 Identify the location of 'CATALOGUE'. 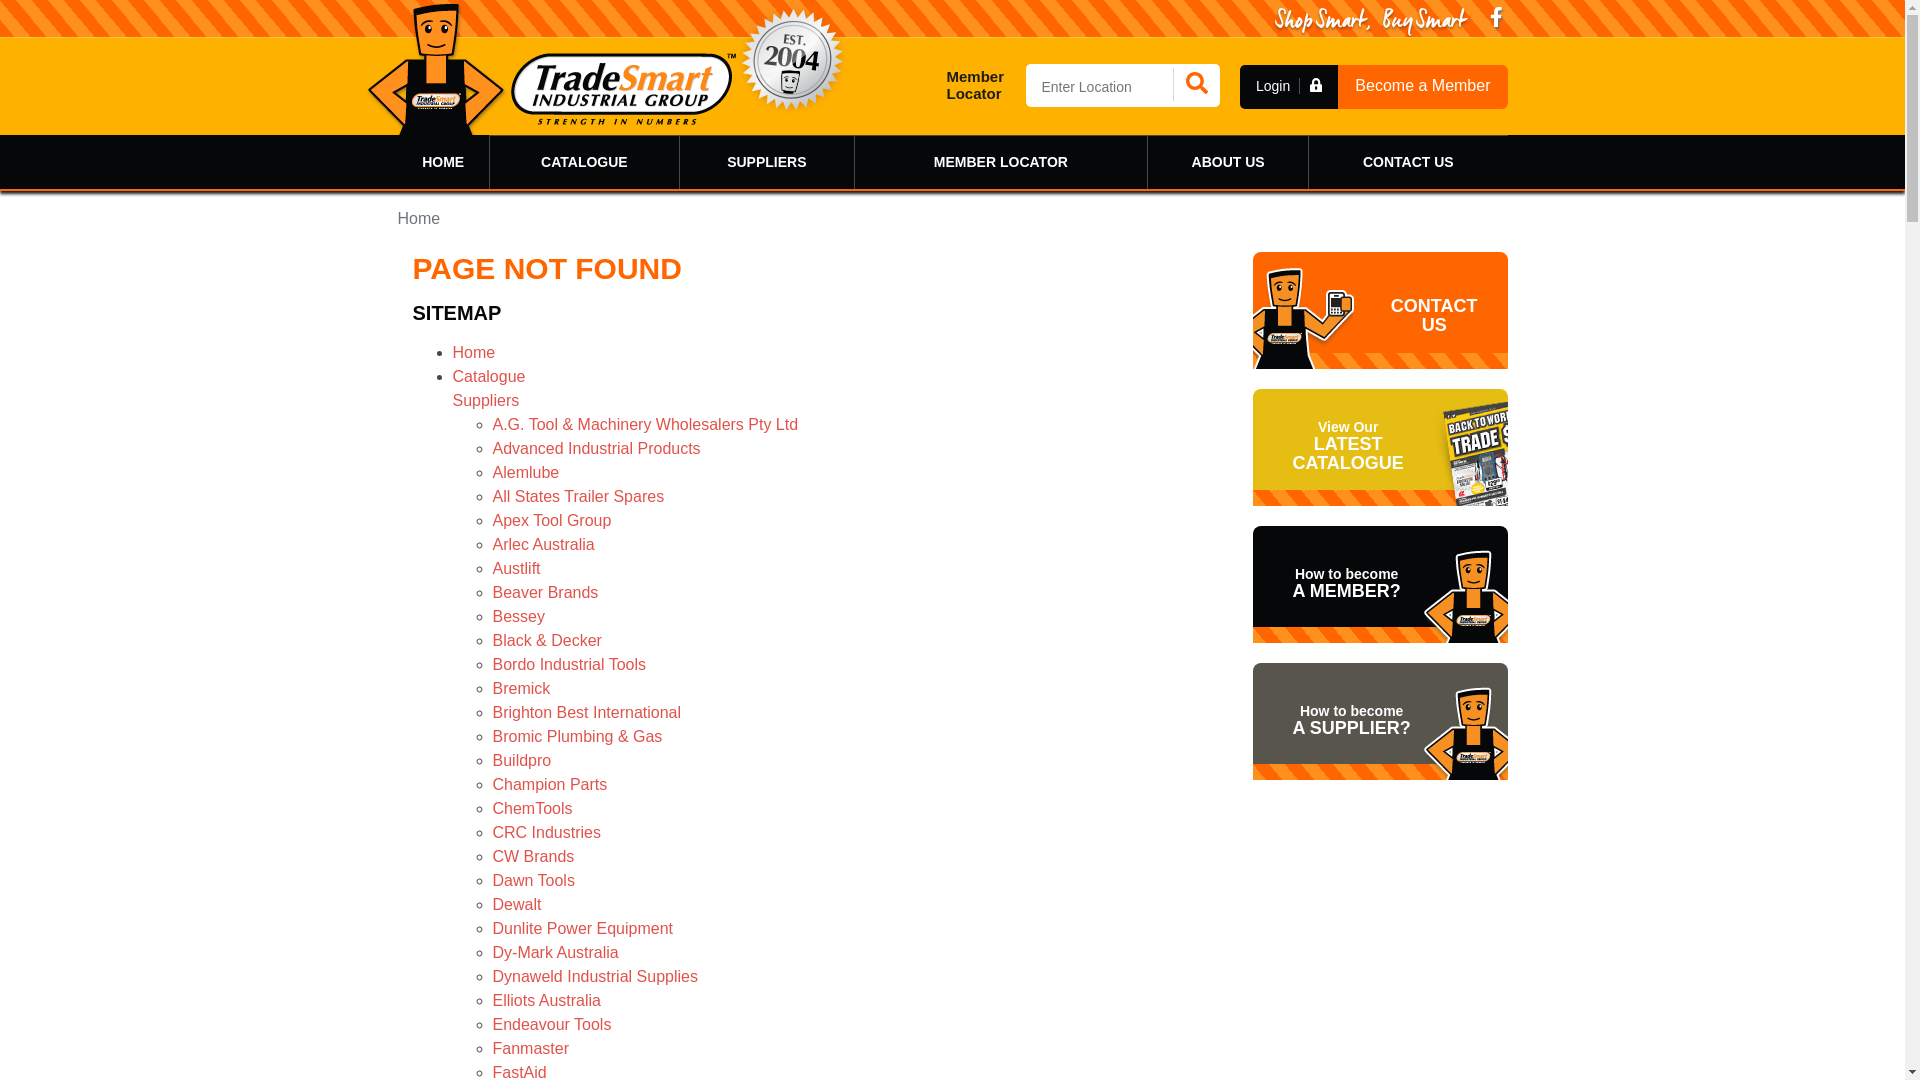
(583, 161).